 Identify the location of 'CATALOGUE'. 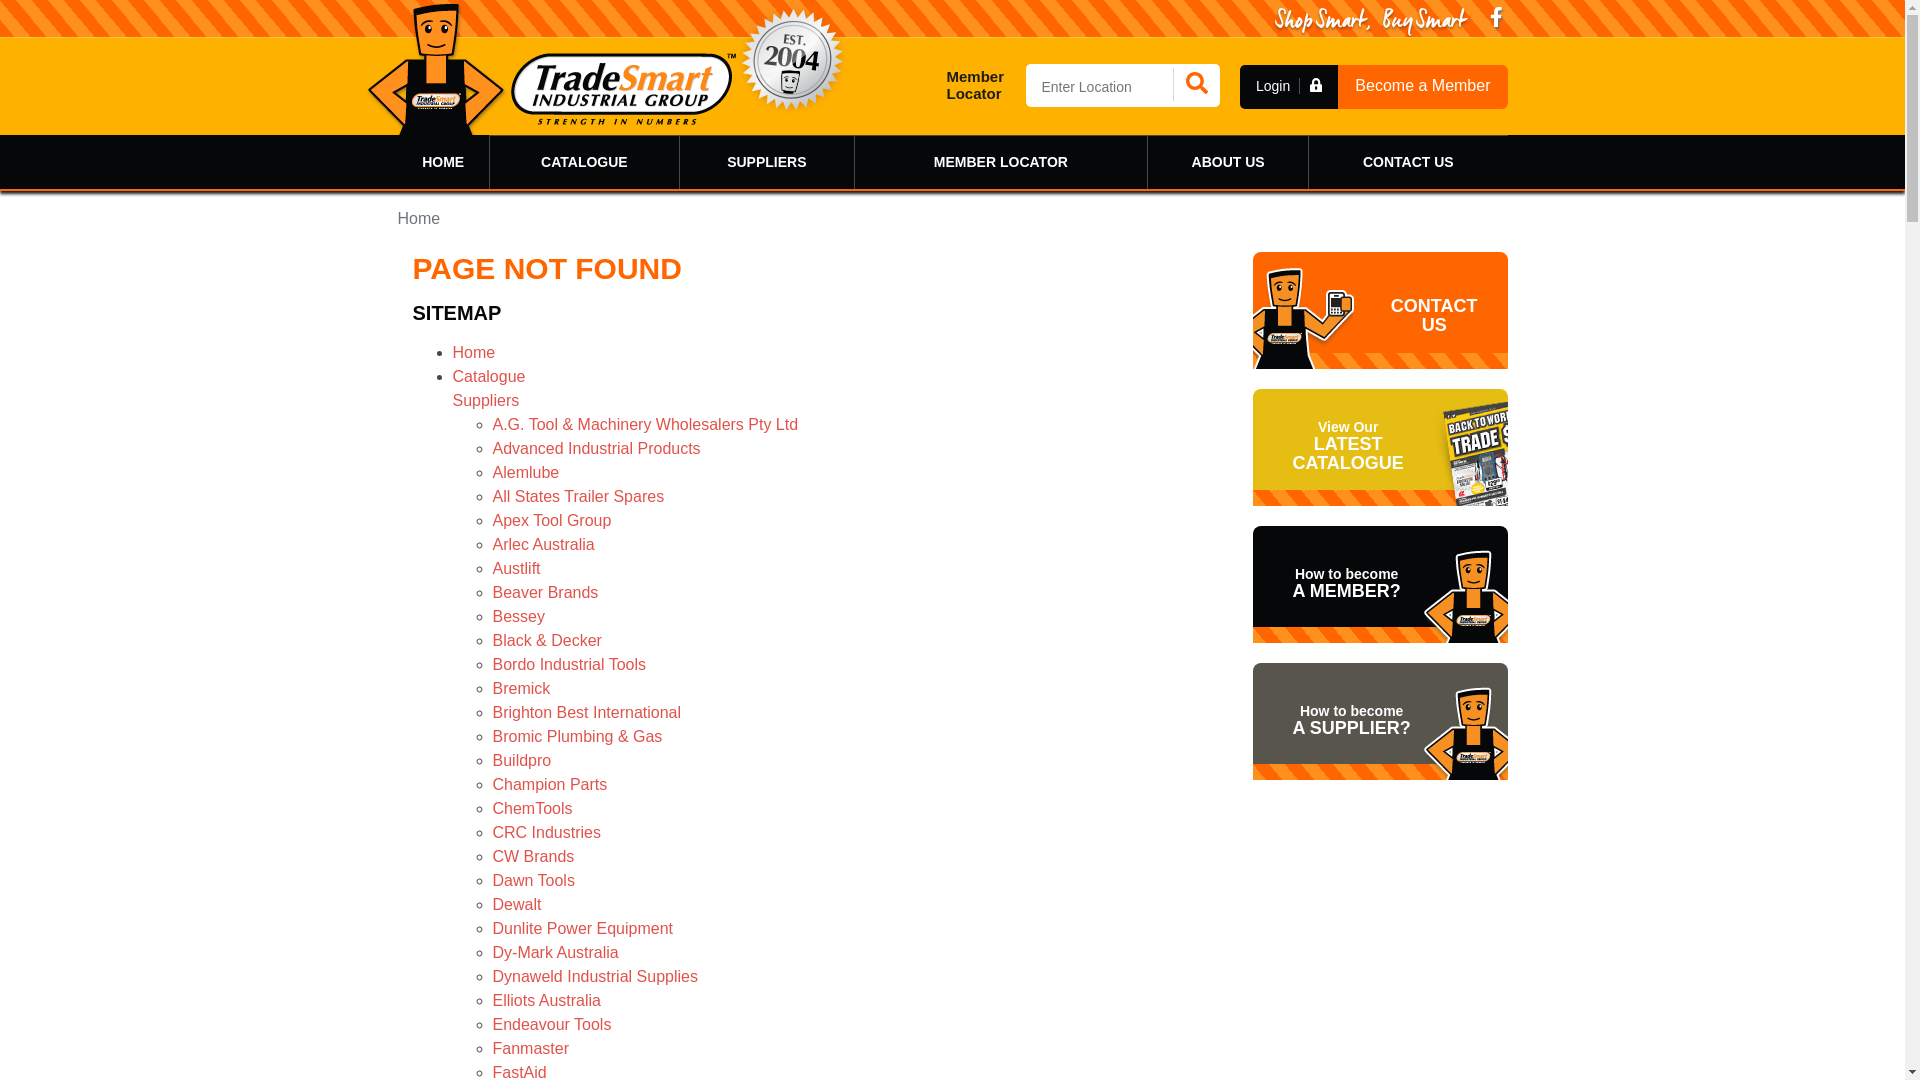
(583, 161).